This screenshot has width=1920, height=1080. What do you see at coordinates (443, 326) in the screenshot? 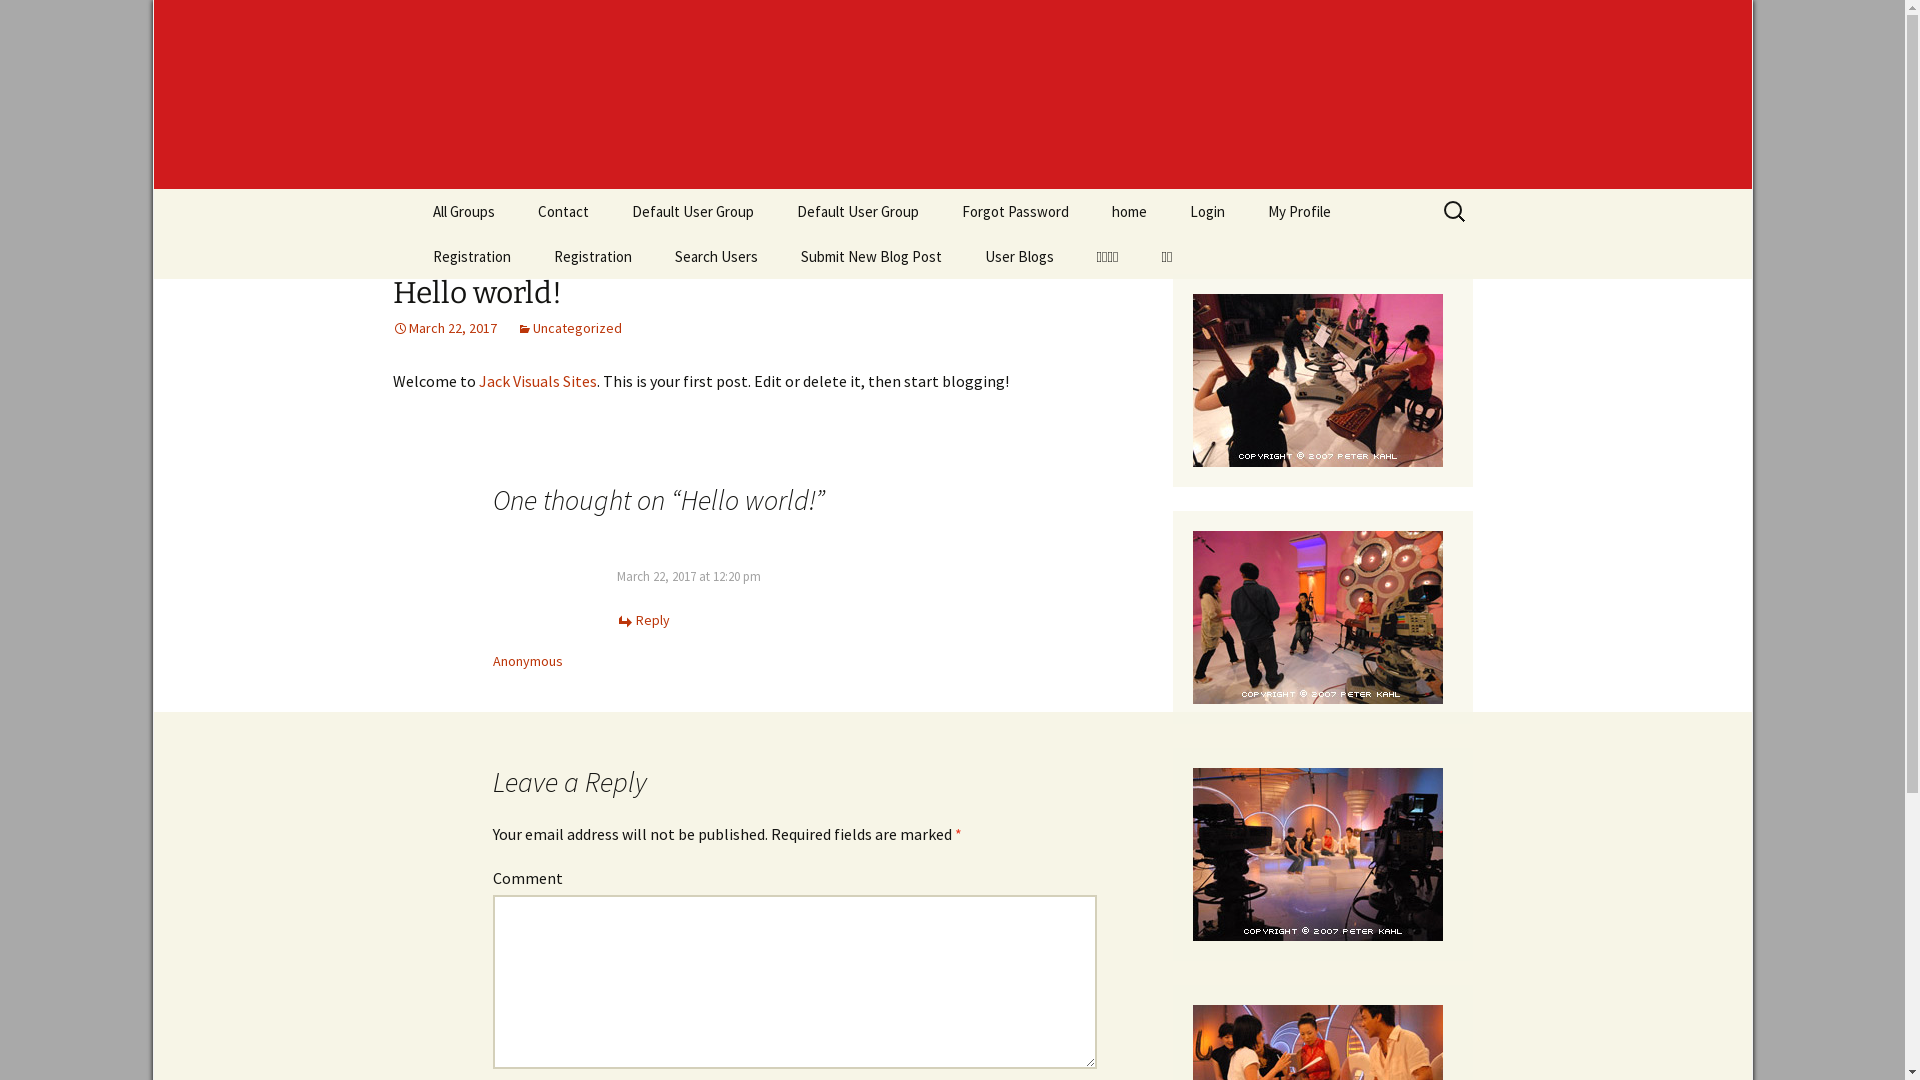
I see `'March 22, 2017'` at bounding box center [443, 326].